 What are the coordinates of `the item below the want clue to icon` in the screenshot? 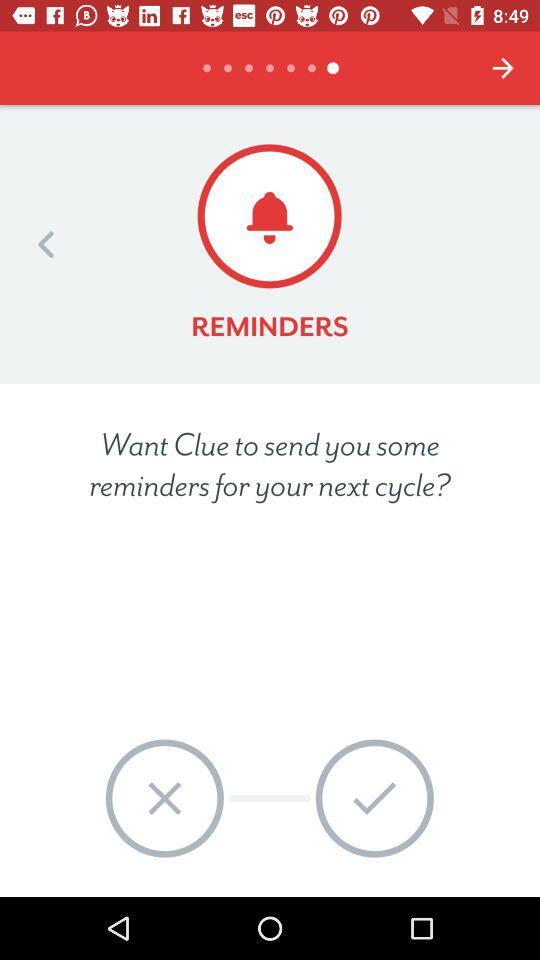 It's located at (163, 798).